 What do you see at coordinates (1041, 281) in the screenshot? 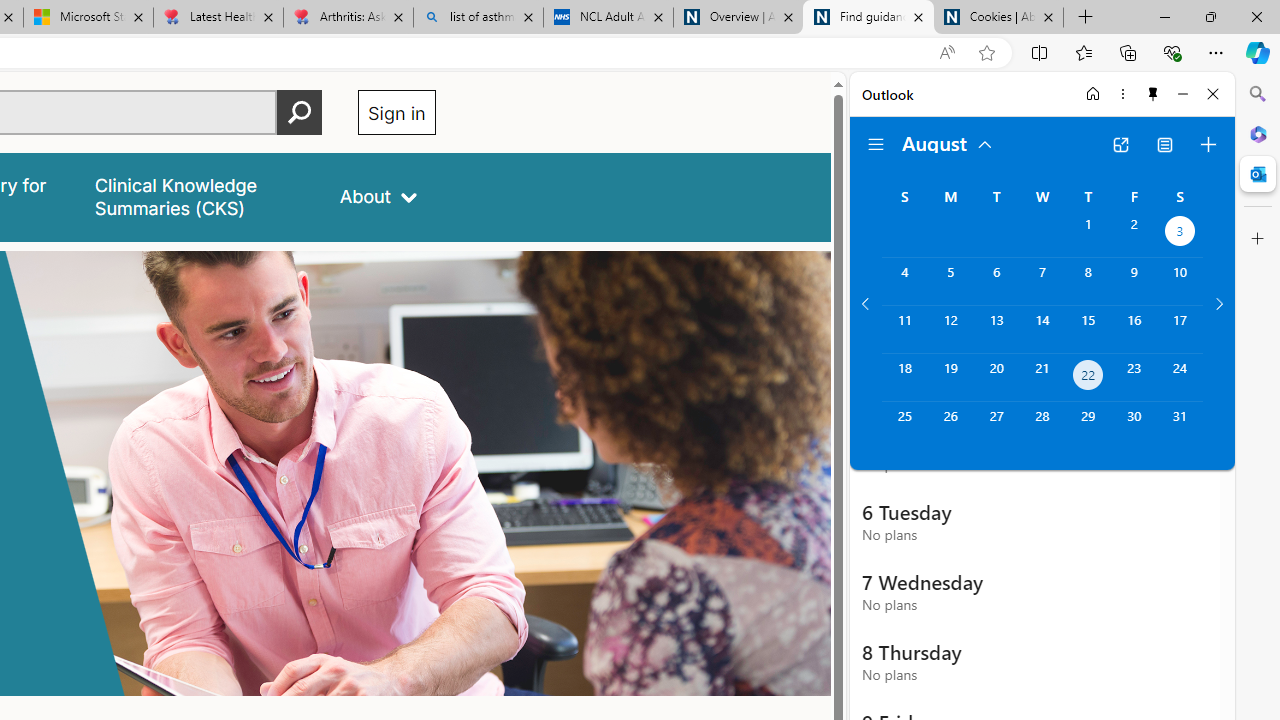
I see `'Wednesday, August 7, 2024. '` at bounding box center [1041, 281].